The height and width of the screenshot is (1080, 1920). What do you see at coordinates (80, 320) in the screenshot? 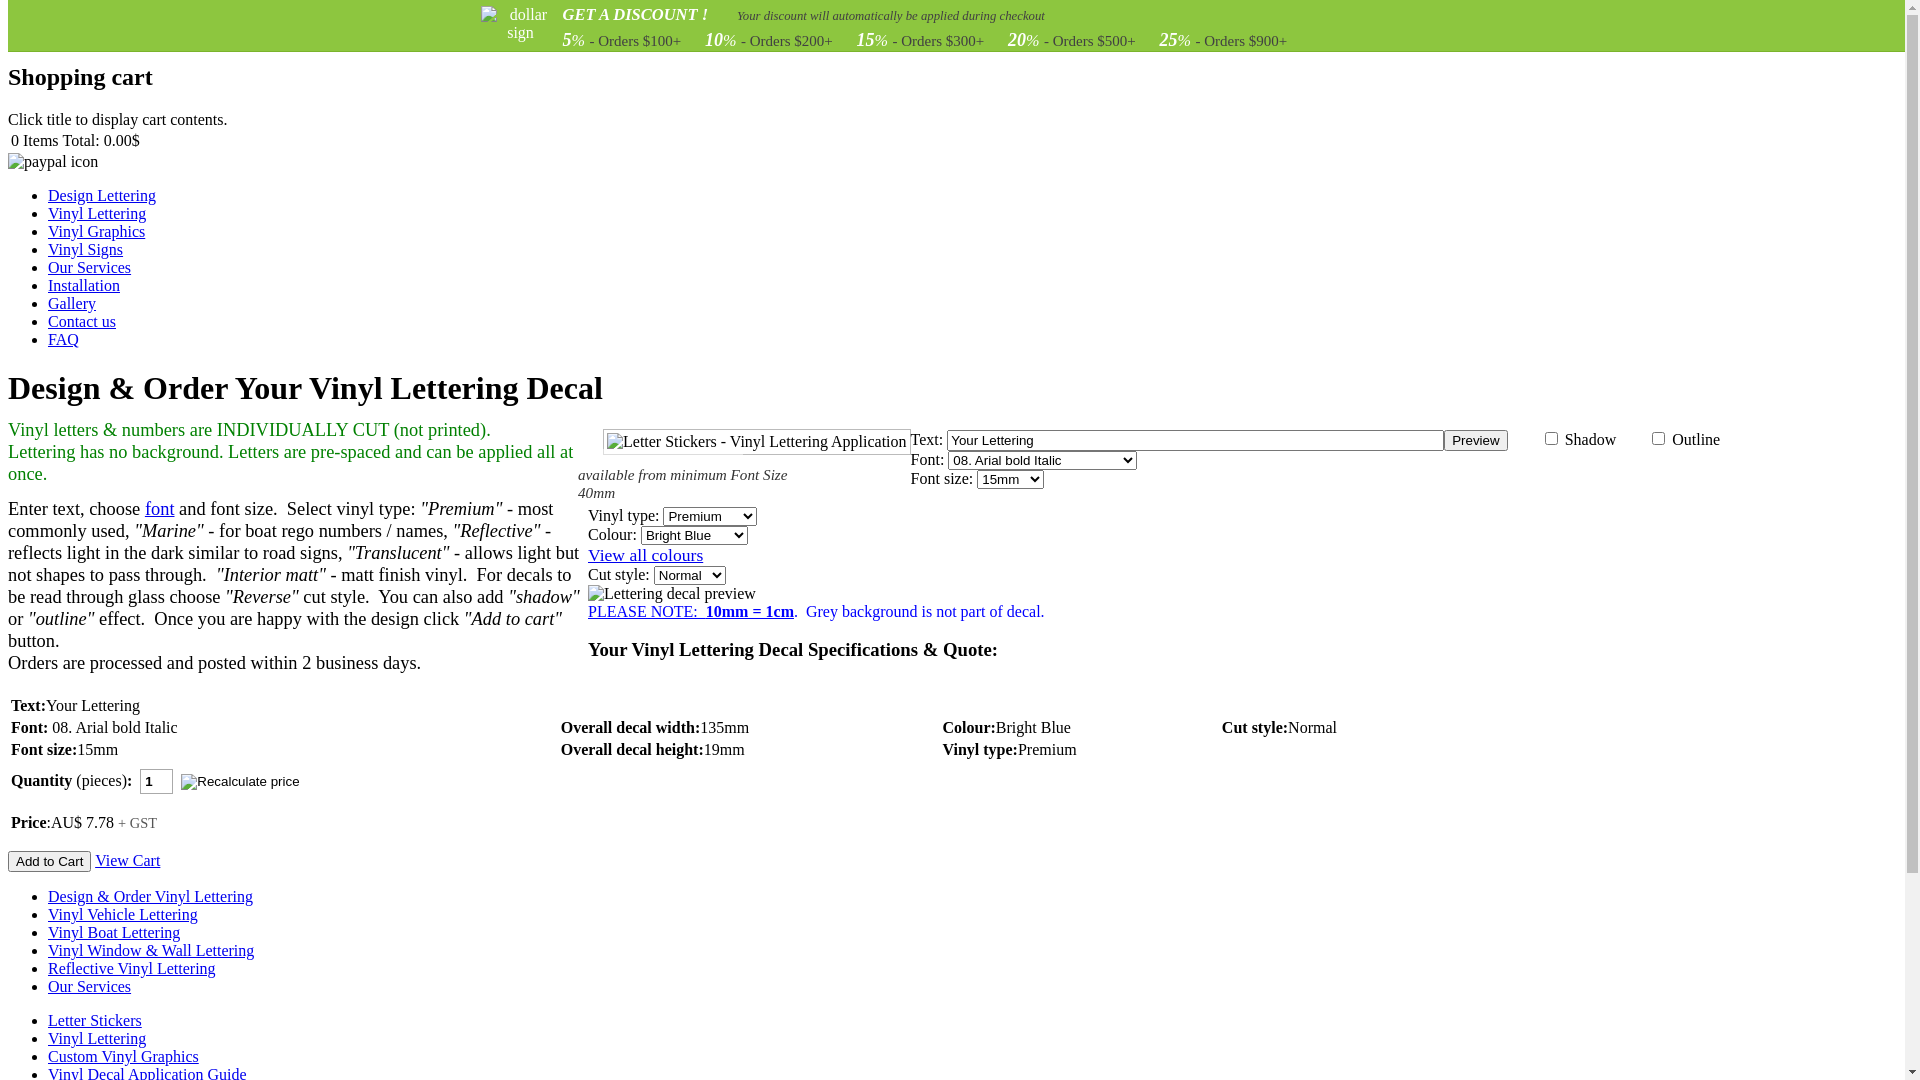
I see `'Contact us'` at bounding box center [80, 320].